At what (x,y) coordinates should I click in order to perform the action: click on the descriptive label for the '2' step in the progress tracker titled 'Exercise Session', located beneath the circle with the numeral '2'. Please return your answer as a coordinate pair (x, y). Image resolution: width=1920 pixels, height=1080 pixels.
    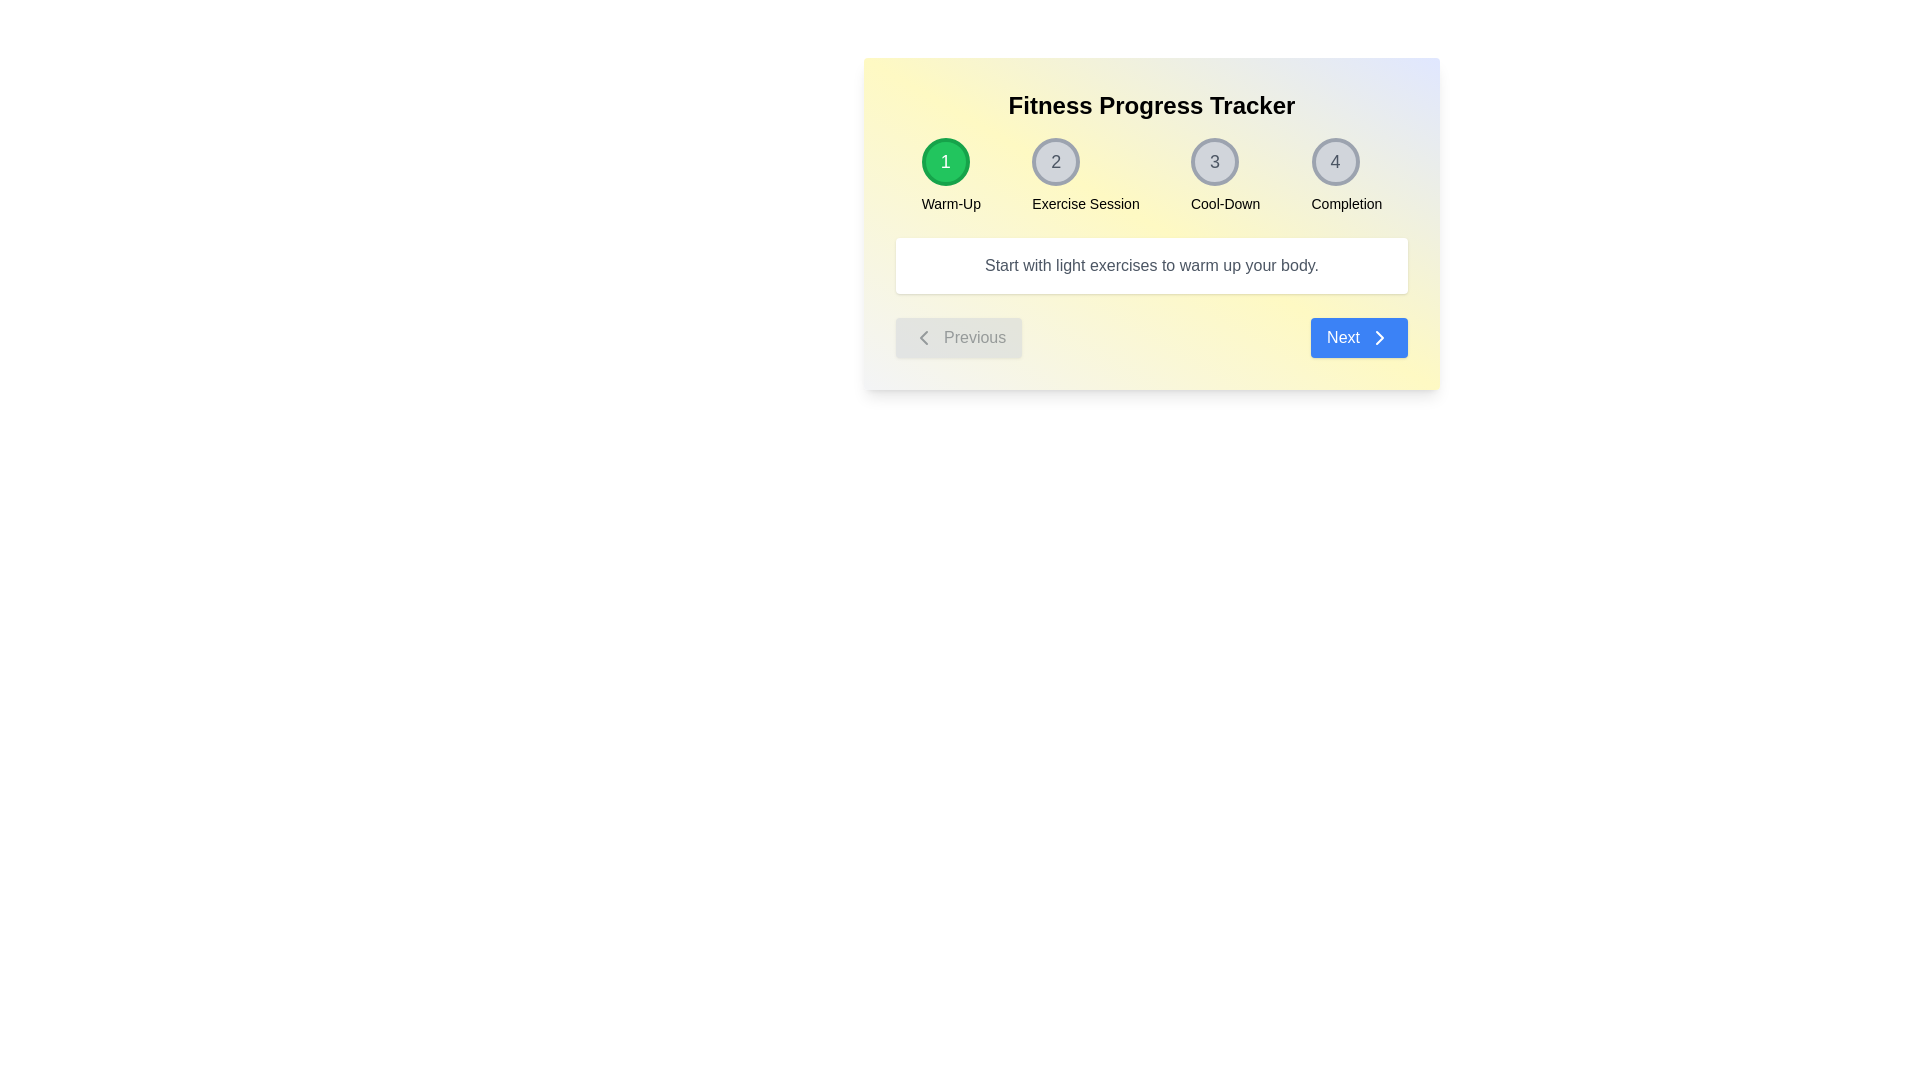
    Looking at the image, I should click on (1084, 204).